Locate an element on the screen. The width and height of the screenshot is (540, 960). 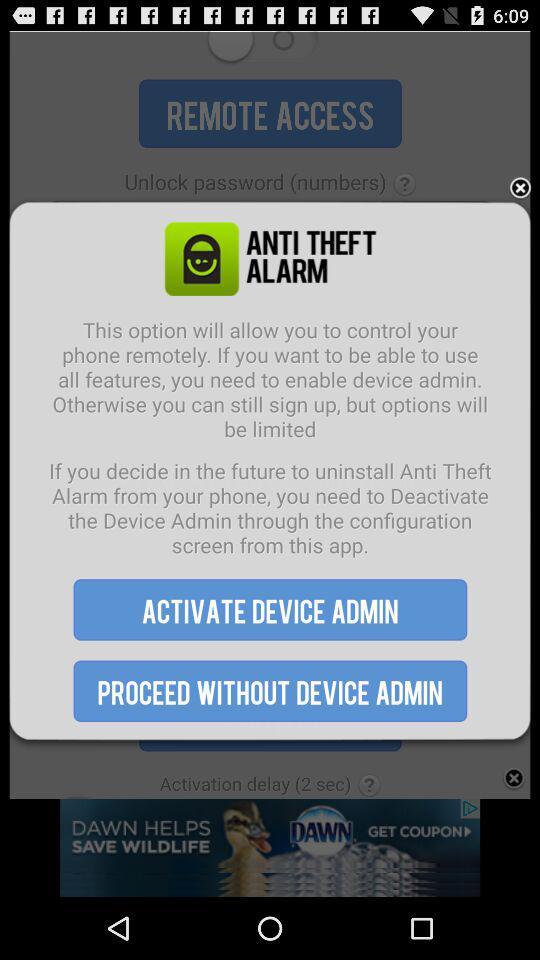
dismiss notification is located at coordinates (520, 188).